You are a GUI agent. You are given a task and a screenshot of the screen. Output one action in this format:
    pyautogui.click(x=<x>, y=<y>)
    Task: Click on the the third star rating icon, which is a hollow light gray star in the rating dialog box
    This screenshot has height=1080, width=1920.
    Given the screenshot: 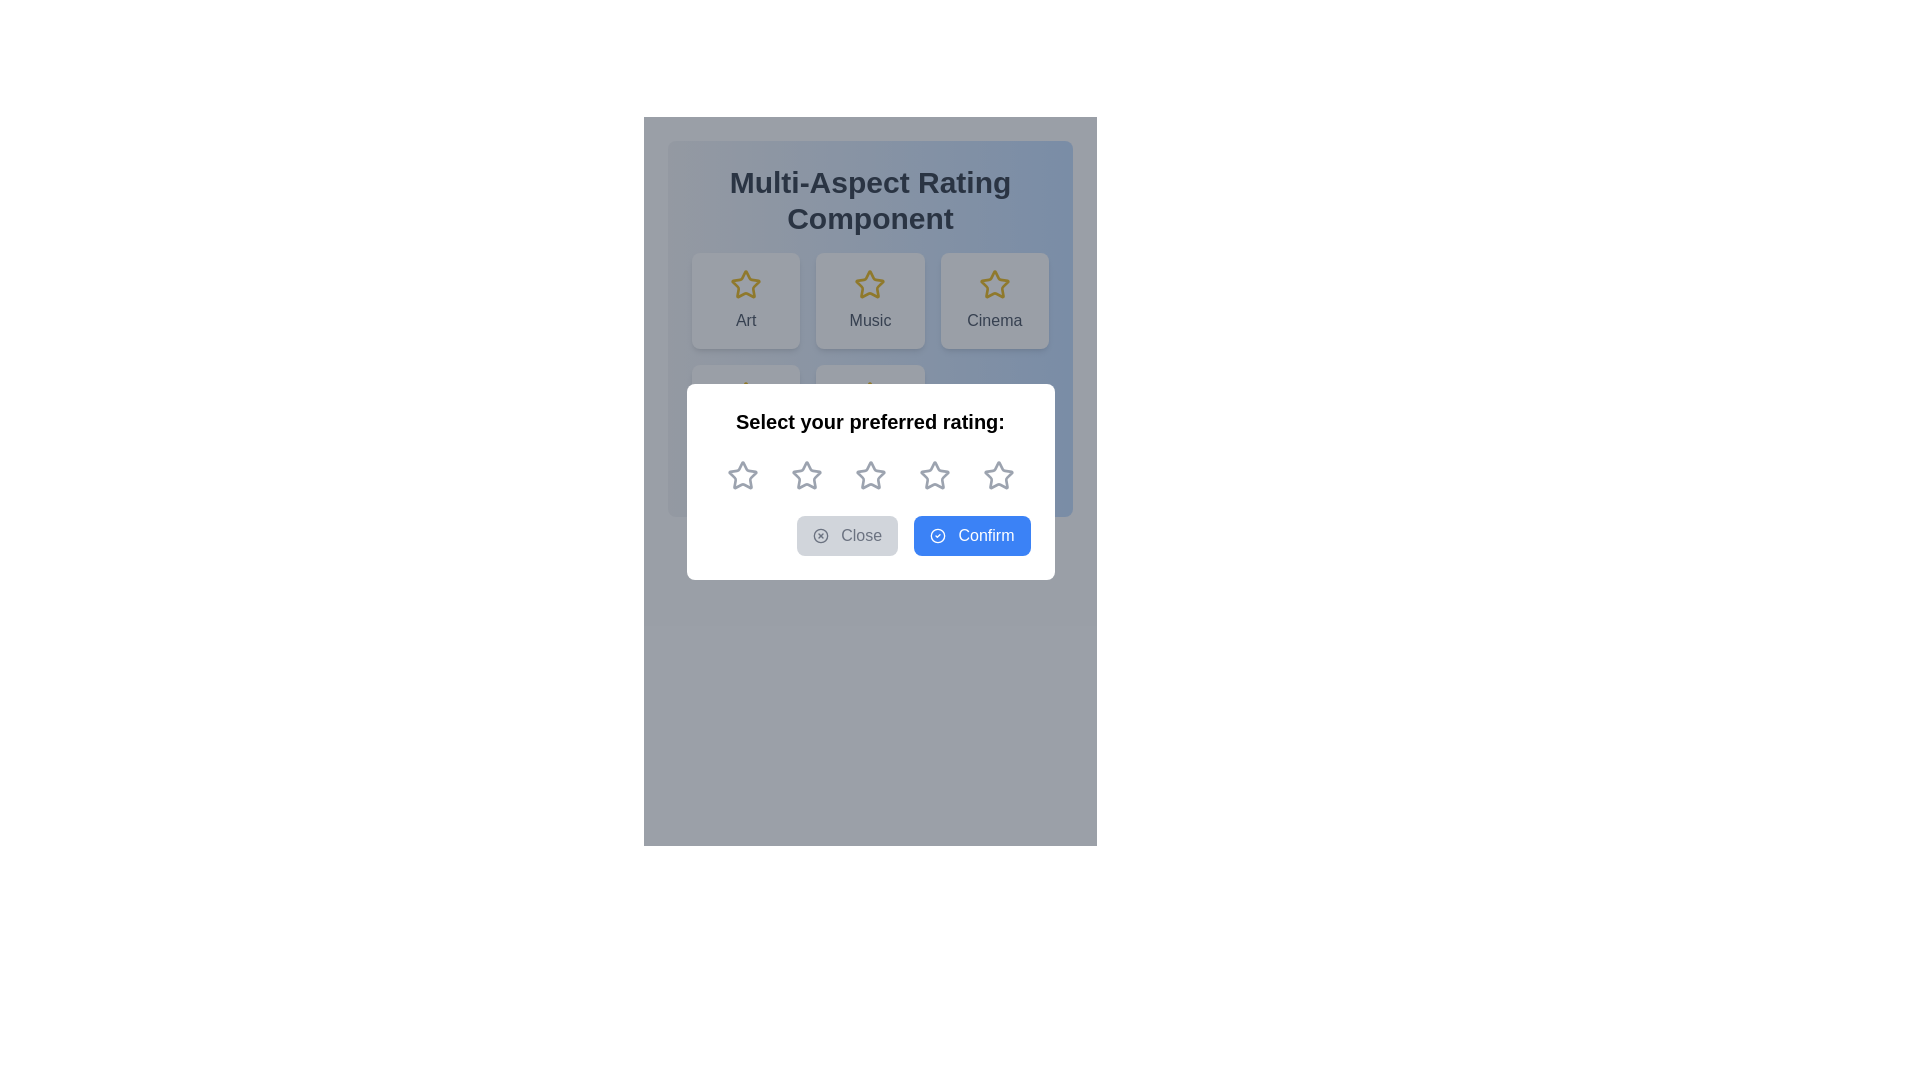 What is the action you would take?
    pyautogui.click(x=806, y=475)
    